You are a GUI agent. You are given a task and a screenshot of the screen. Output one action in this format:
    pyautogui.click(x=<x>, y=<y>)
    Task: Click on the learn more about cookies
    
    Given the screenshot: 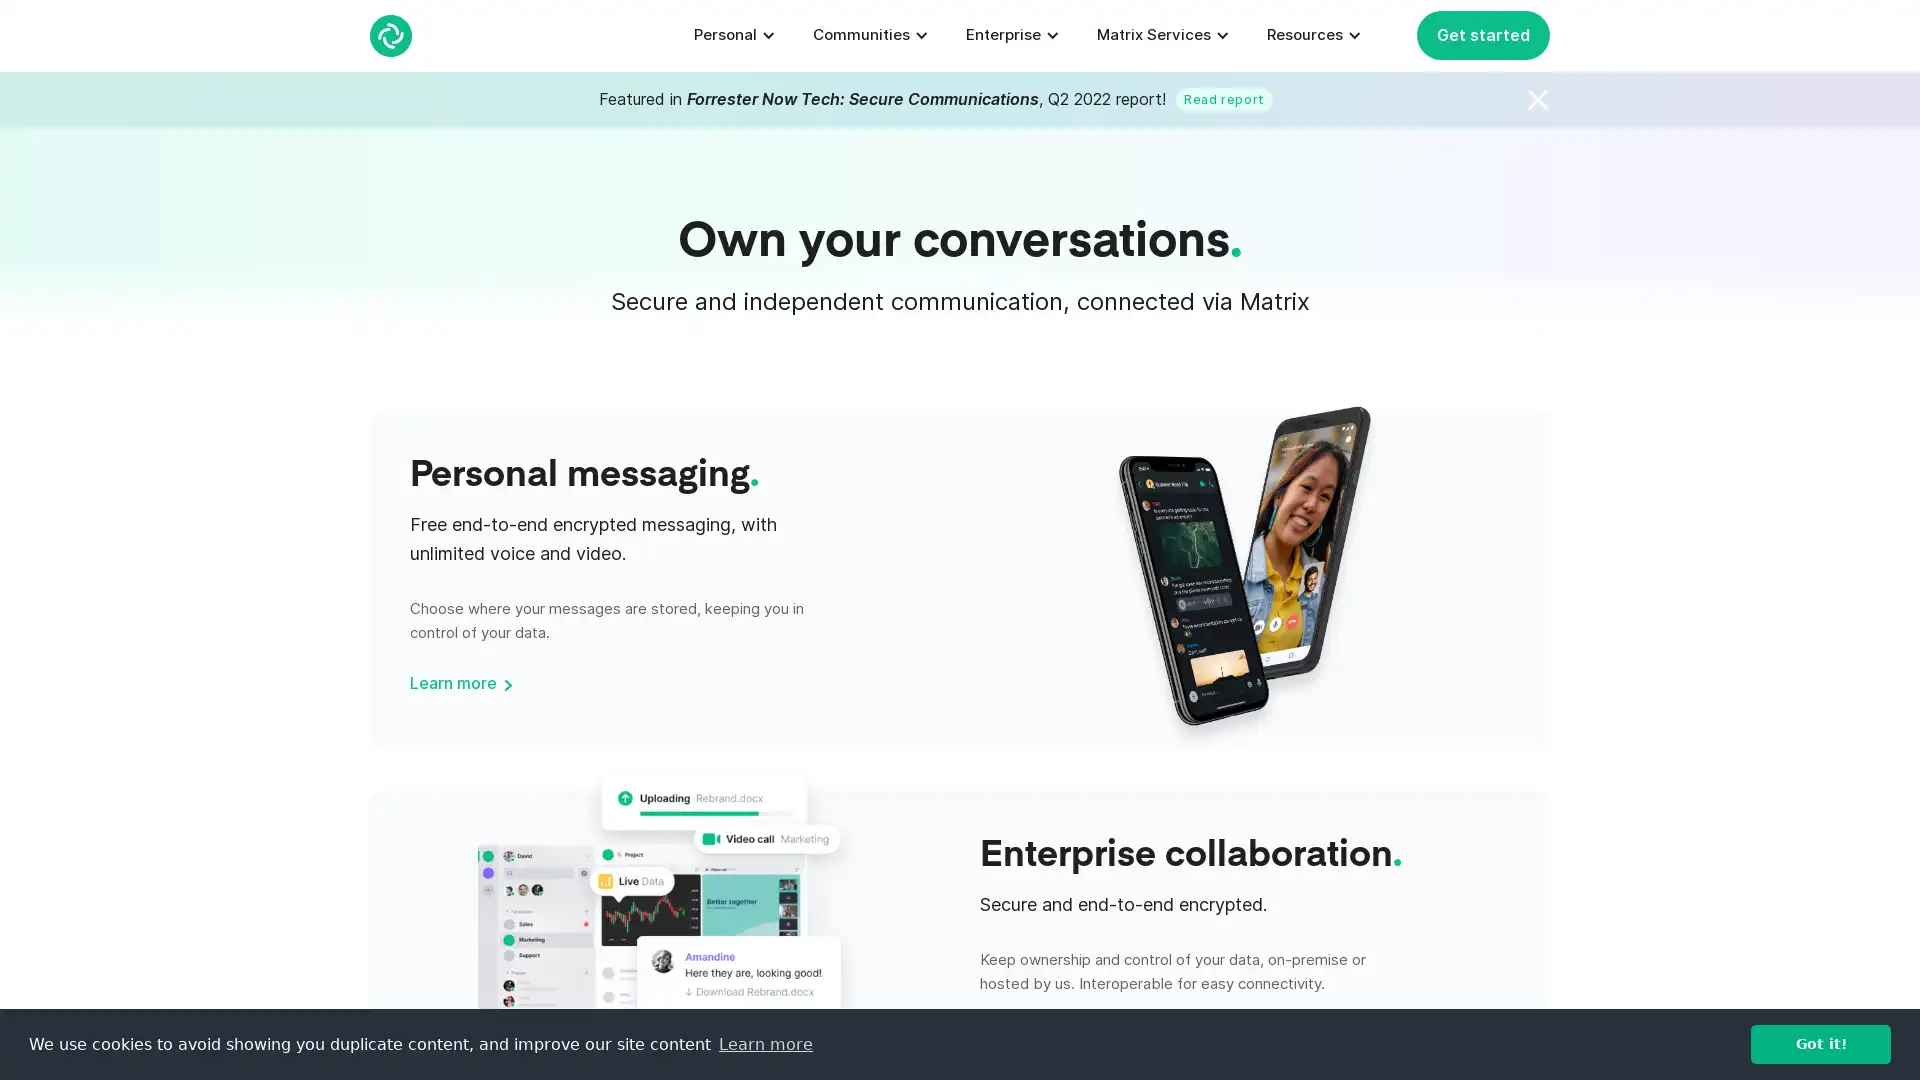 What is the action you would take?
    pyautogui.click(x=764, y=1043)
    